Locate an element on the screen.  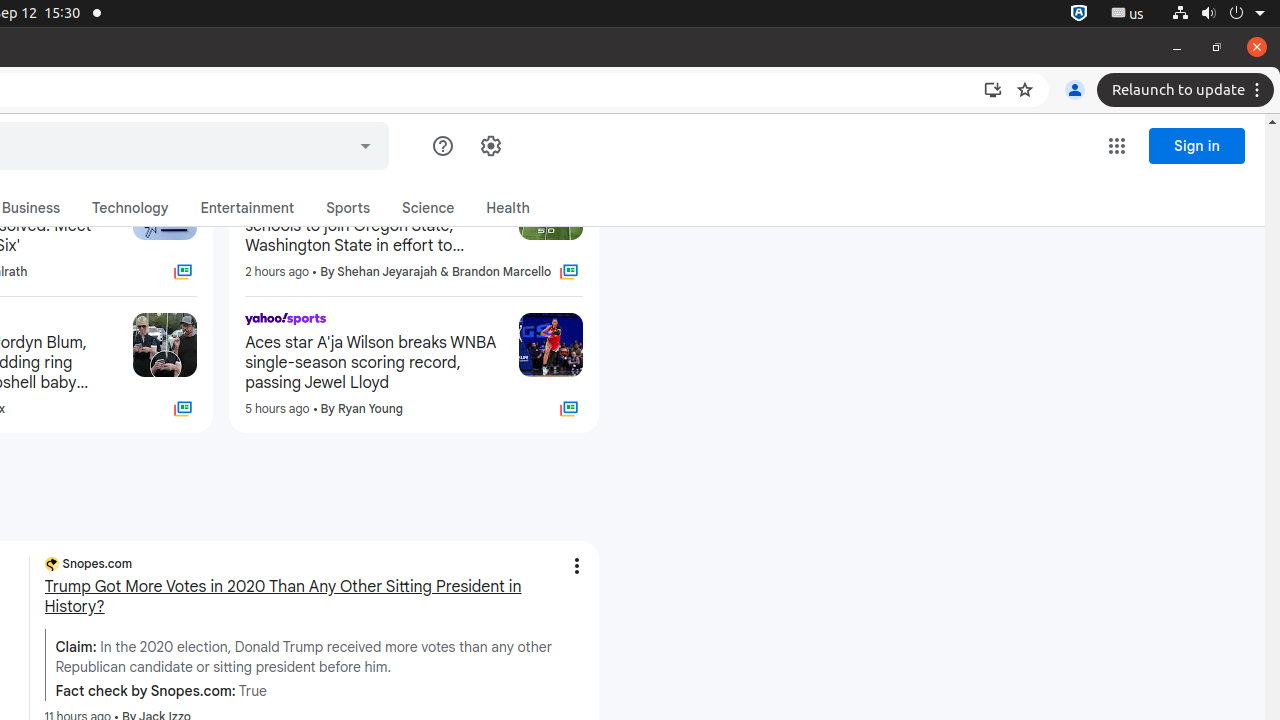
'Health' is located at coordinates (508, 208).